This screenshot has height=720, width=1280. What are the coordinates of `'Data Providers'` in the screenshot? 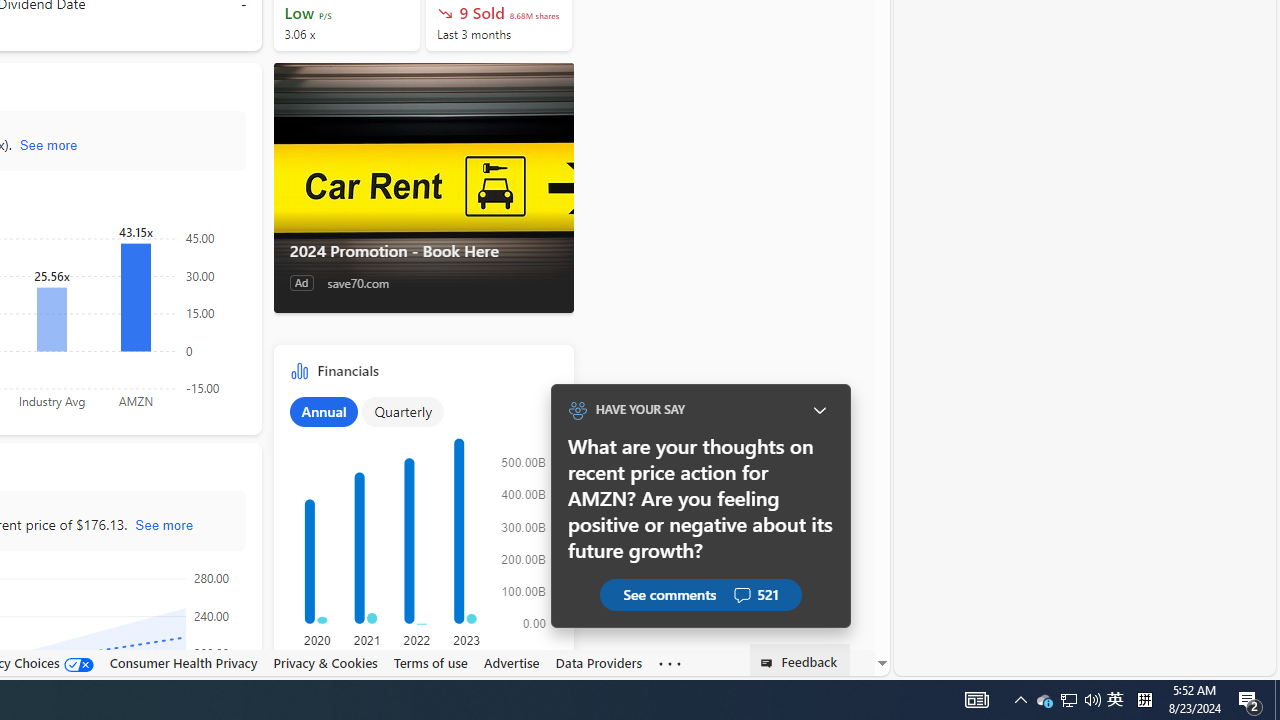 It's located at (598, 663).